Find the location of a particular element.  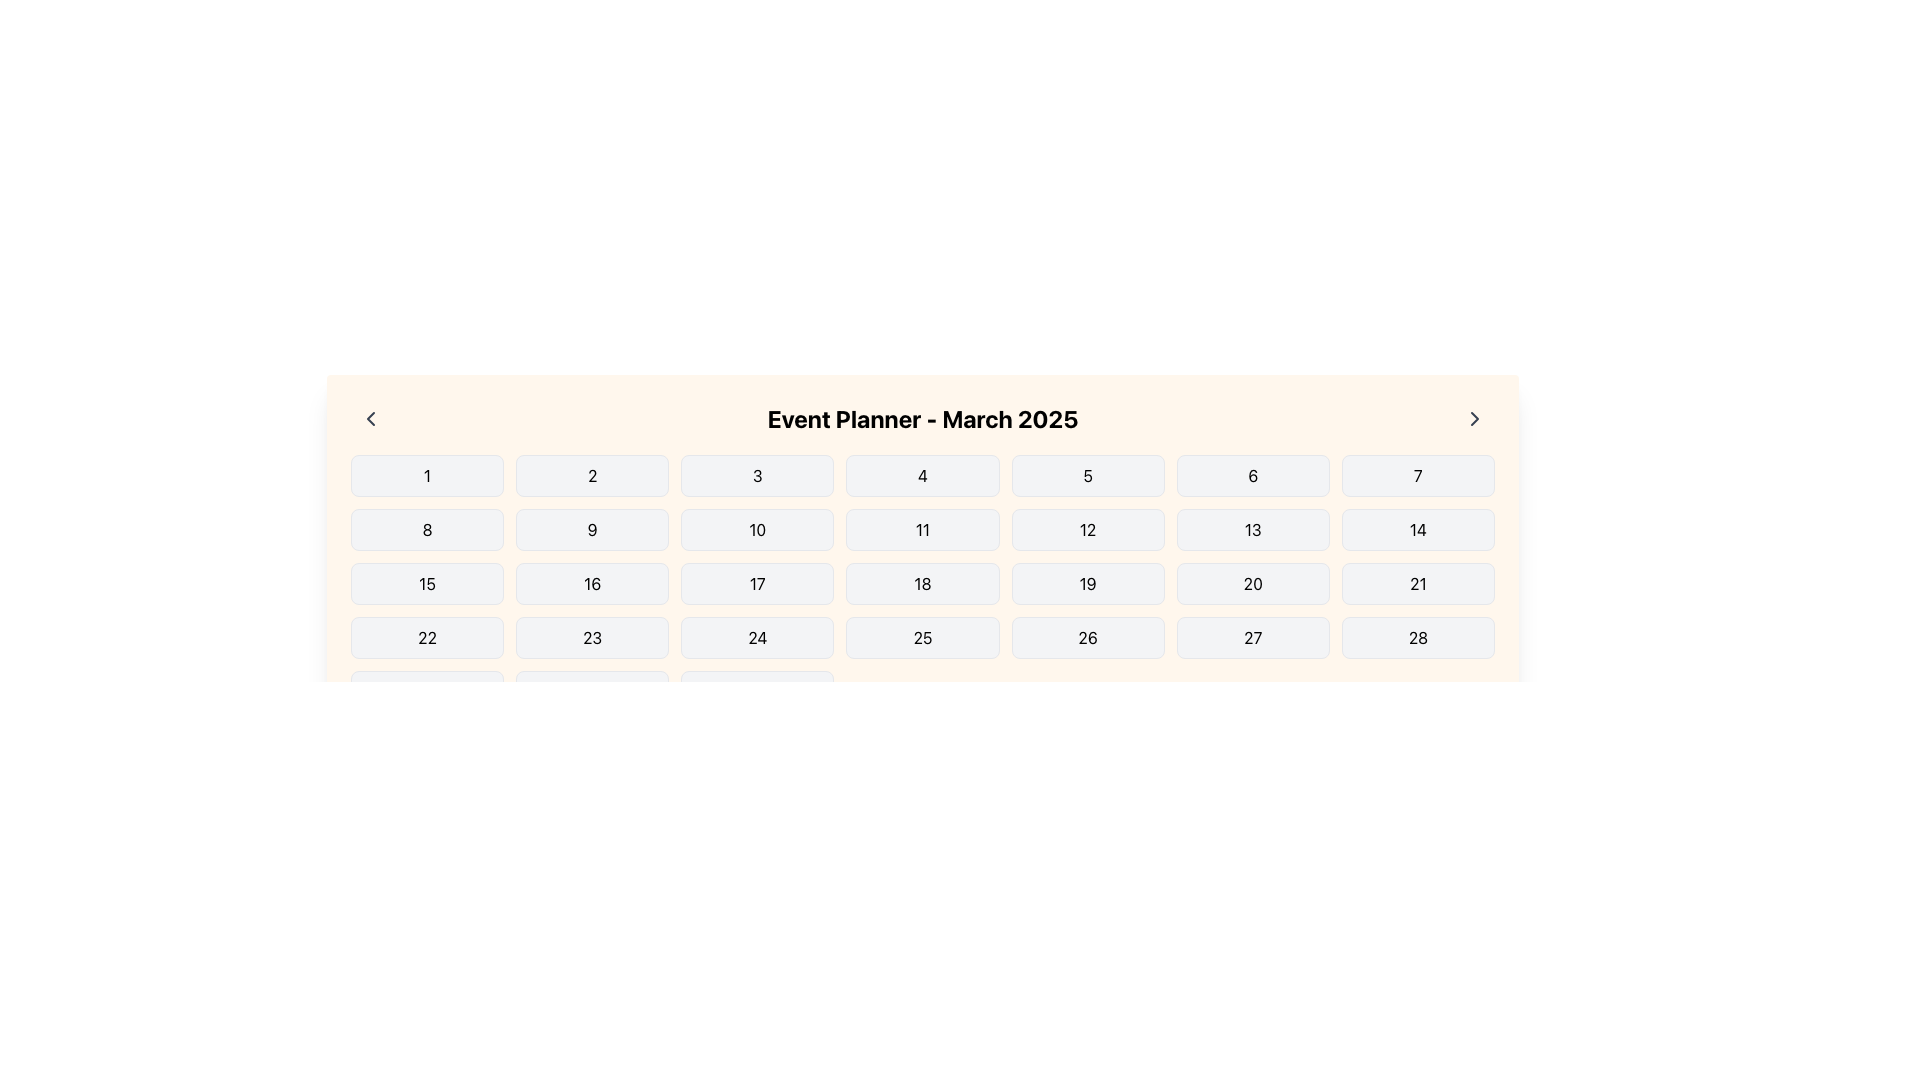

the Text label indicating the second day in the March 2025 calendar grid is located at coordinates (591, 475).